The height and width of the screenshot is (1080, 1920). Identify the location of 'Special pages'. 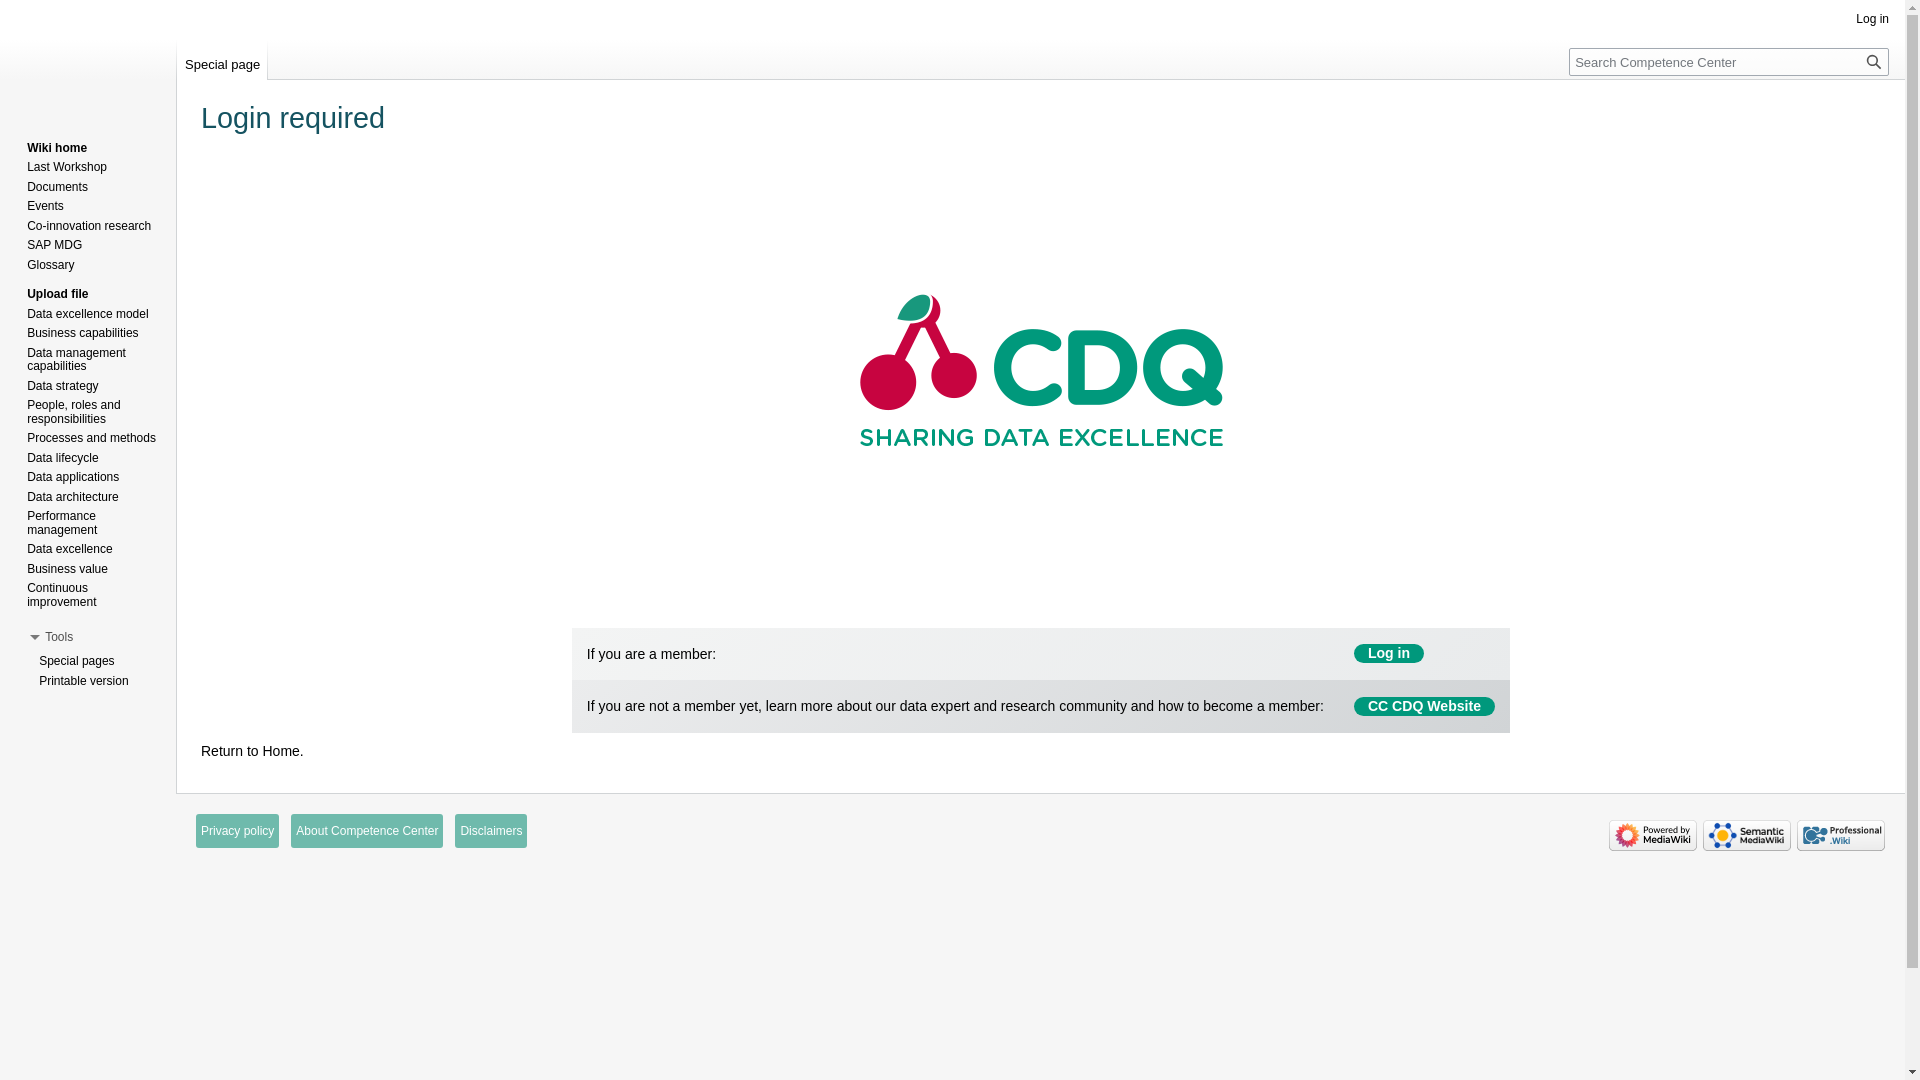
(76, 660).